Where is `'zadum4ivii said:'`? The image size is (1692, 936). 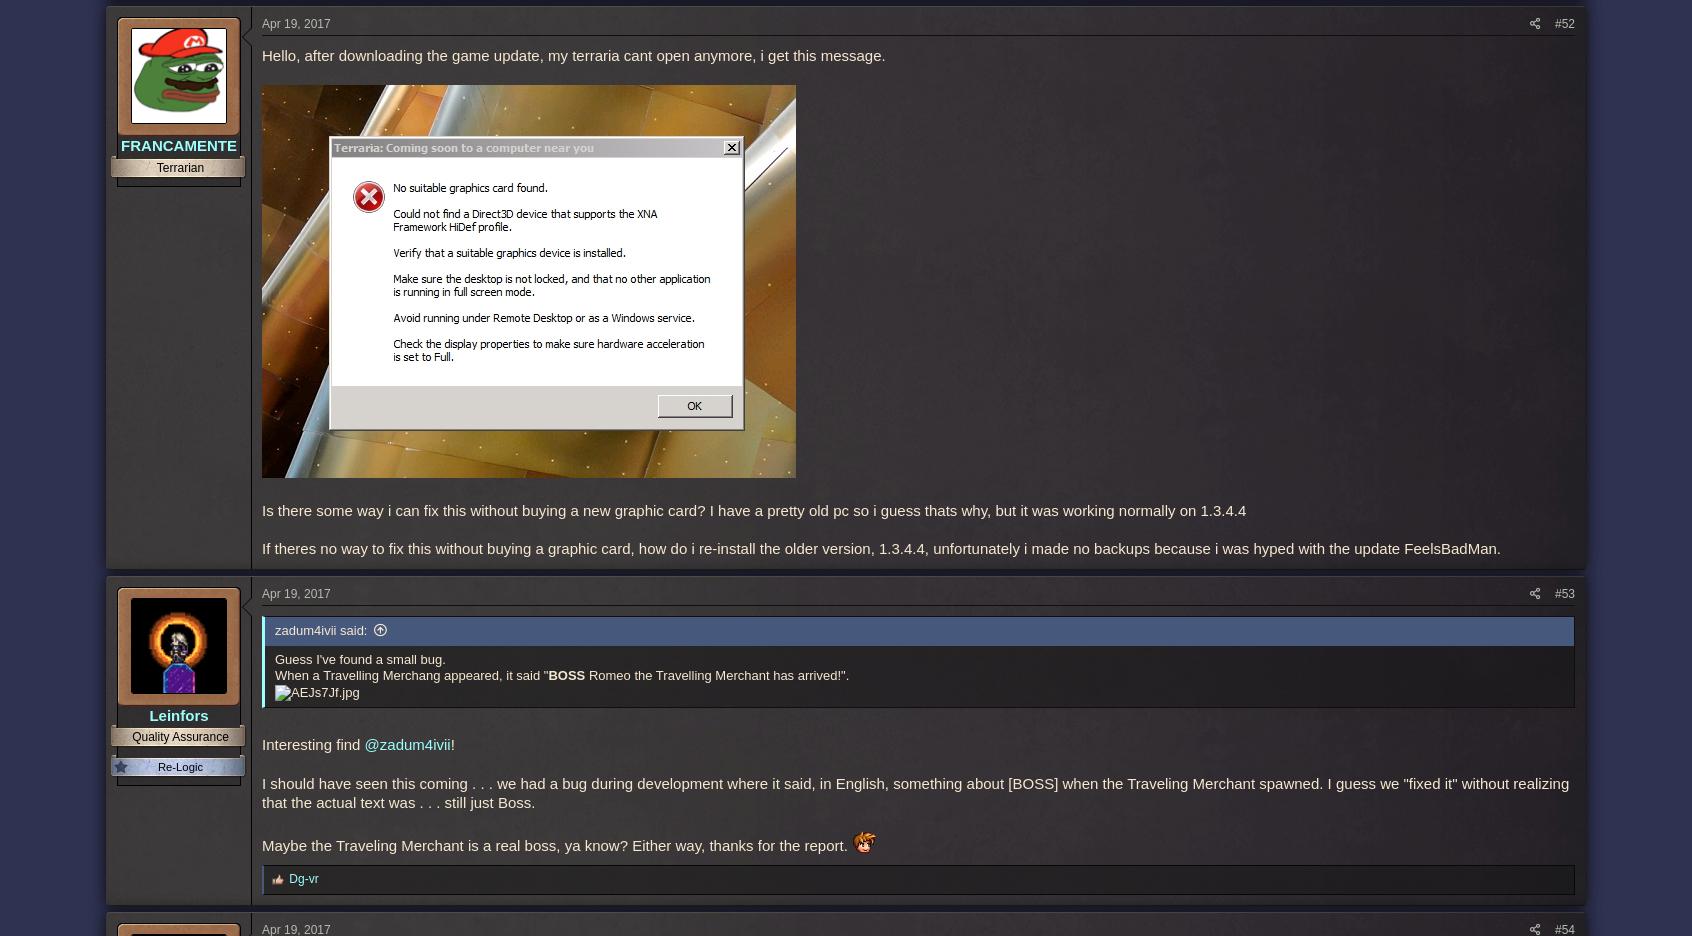 'zadum4ivii said:' is located at coordinates (319, 628).